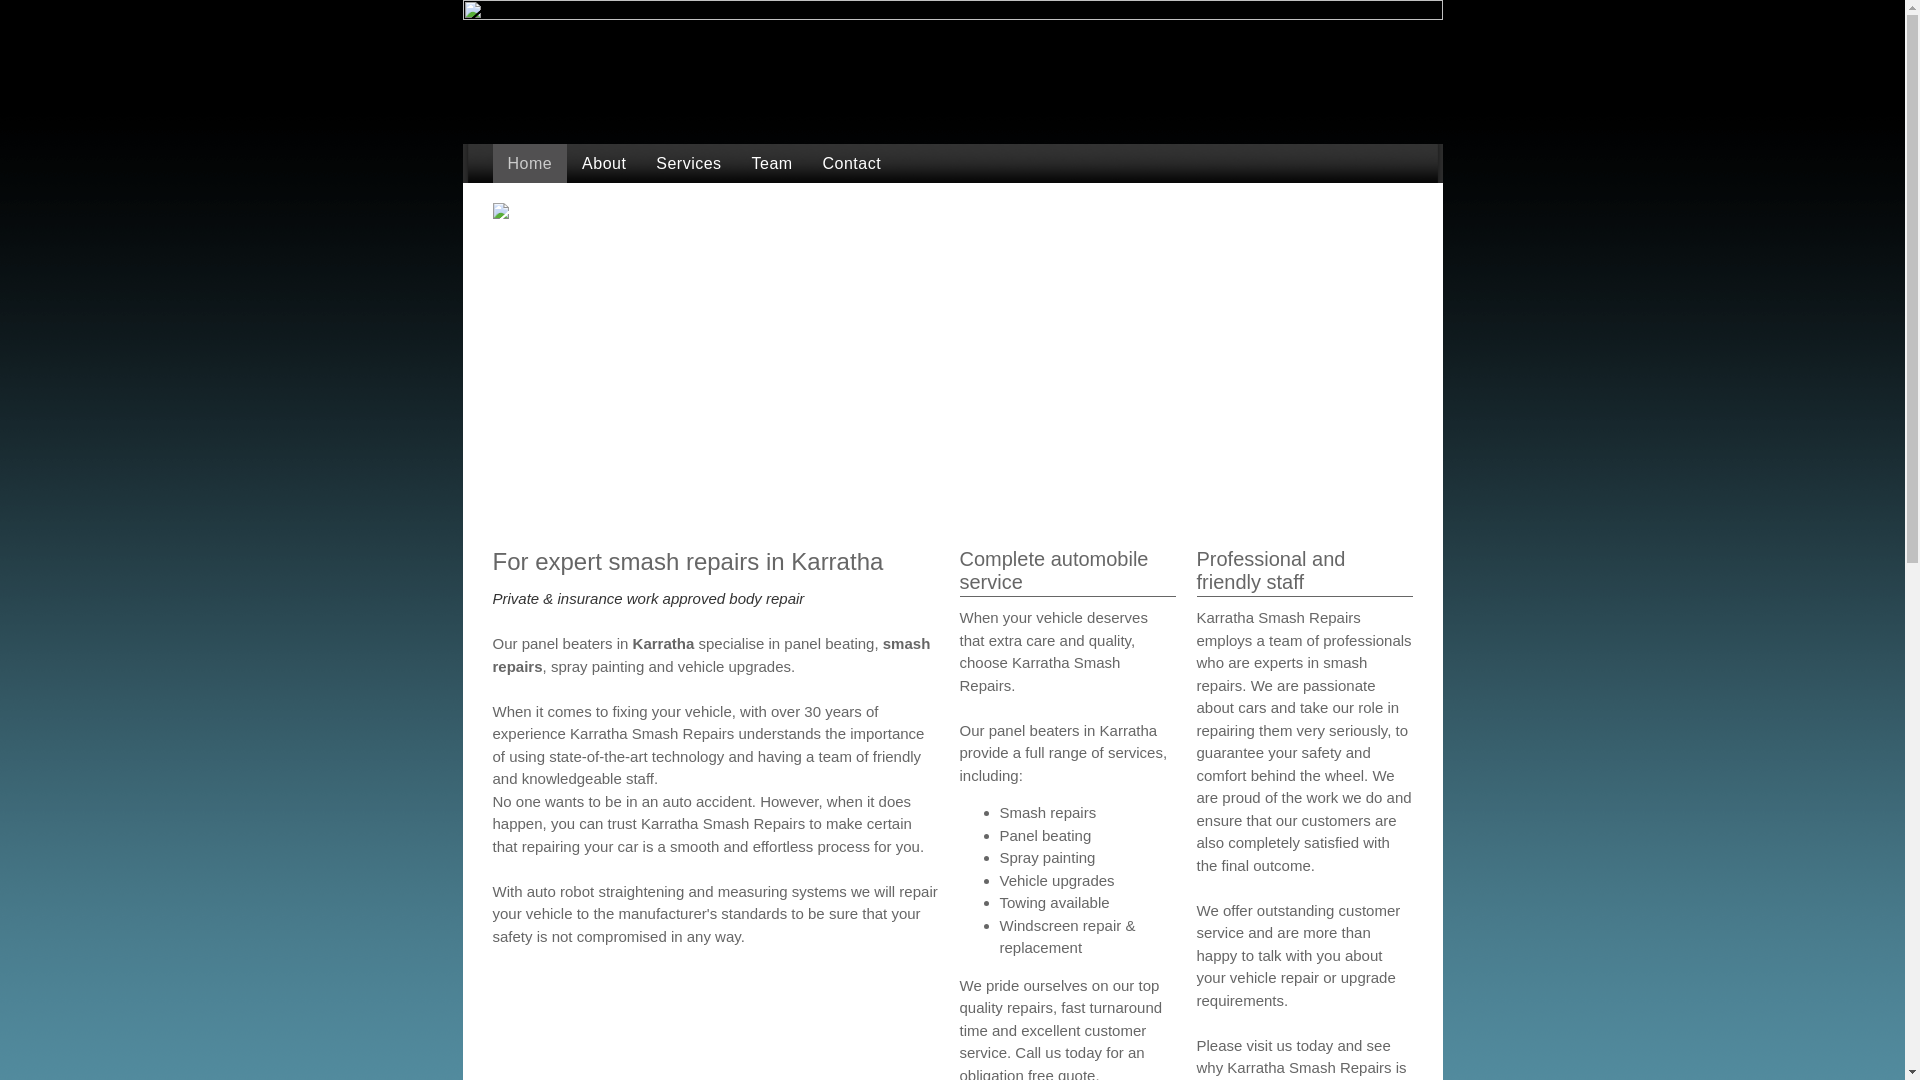 The image size is (1920, 1080). I want to click on 'Services', so click(688, 163).